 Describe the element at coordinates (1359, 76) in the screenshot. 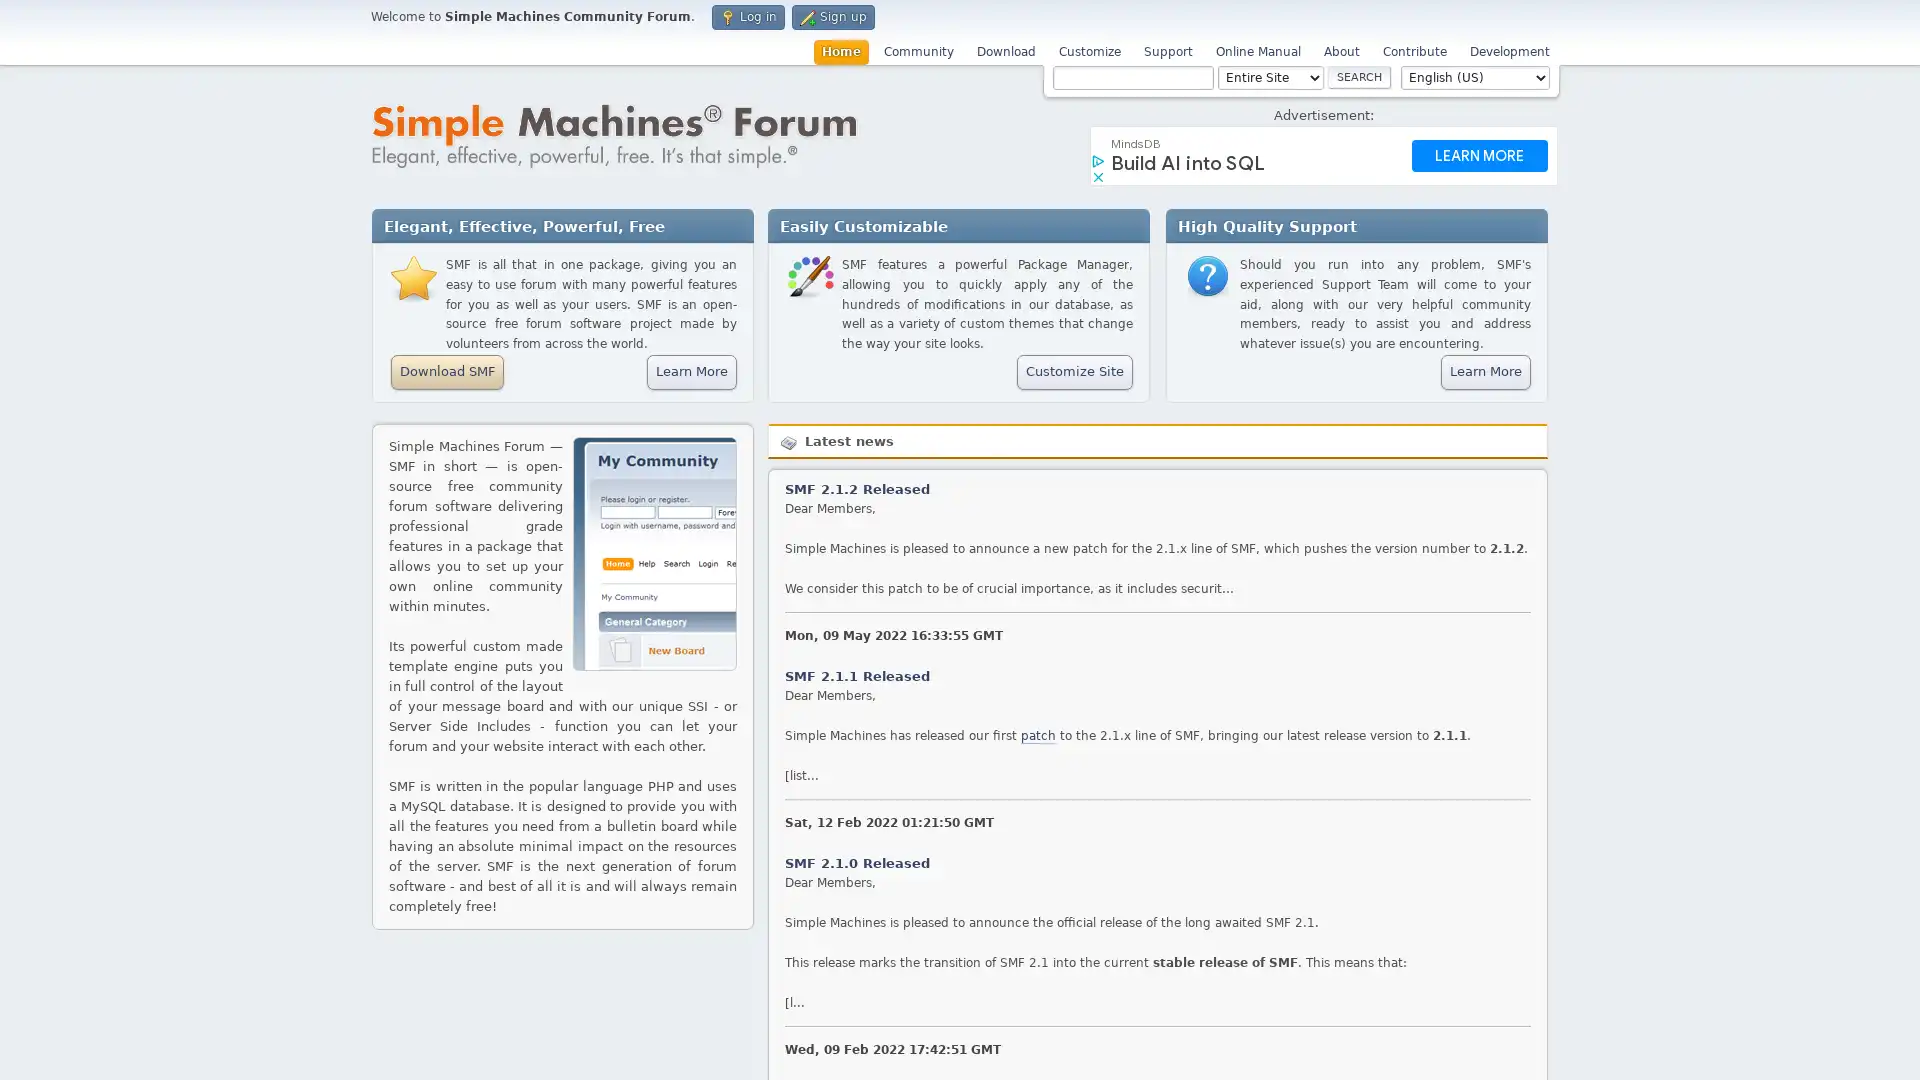

I see `SEARCH` at that location.